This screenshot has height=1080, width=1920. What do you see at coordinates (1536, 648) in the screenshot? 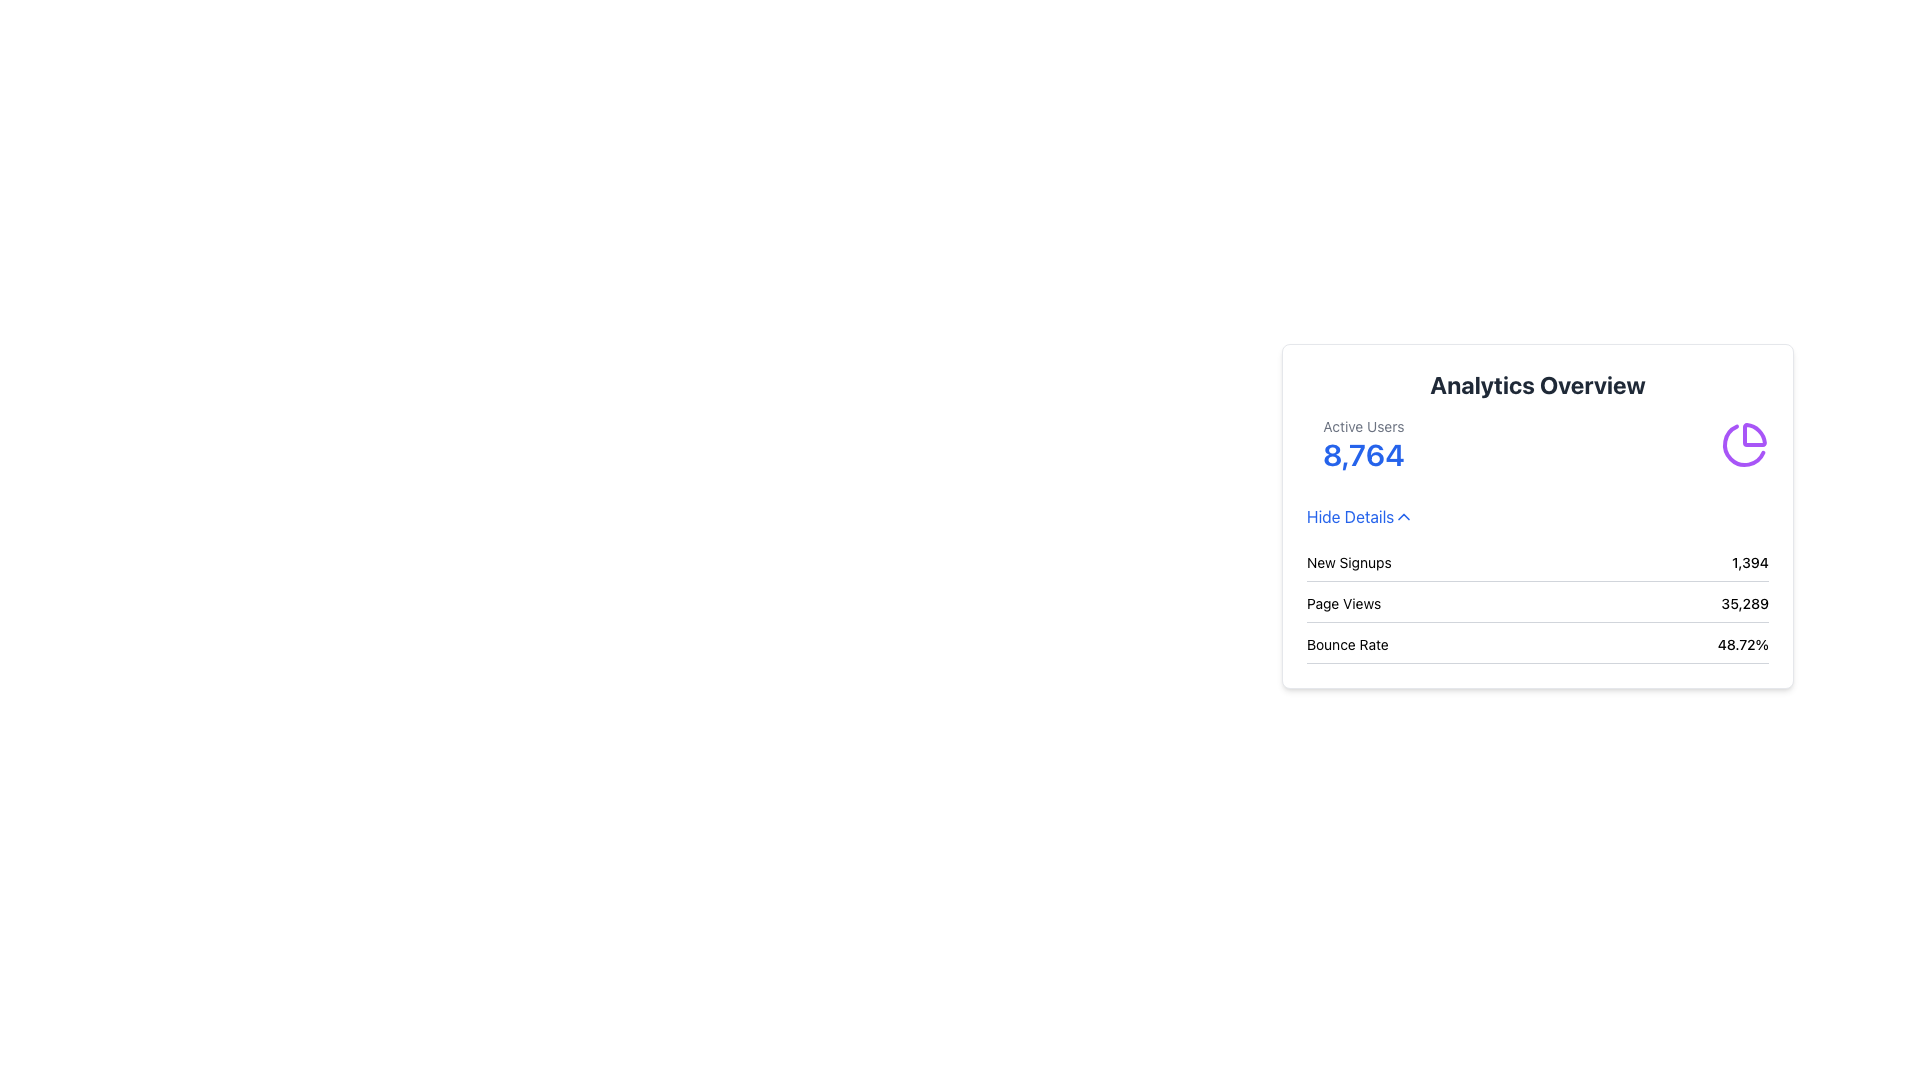
I see `bounce rate percentage statistic displayed in the third entry of the vertically stacked list of statistics within the 'Analytics Overview' section` at bounding box center [1536, 648].